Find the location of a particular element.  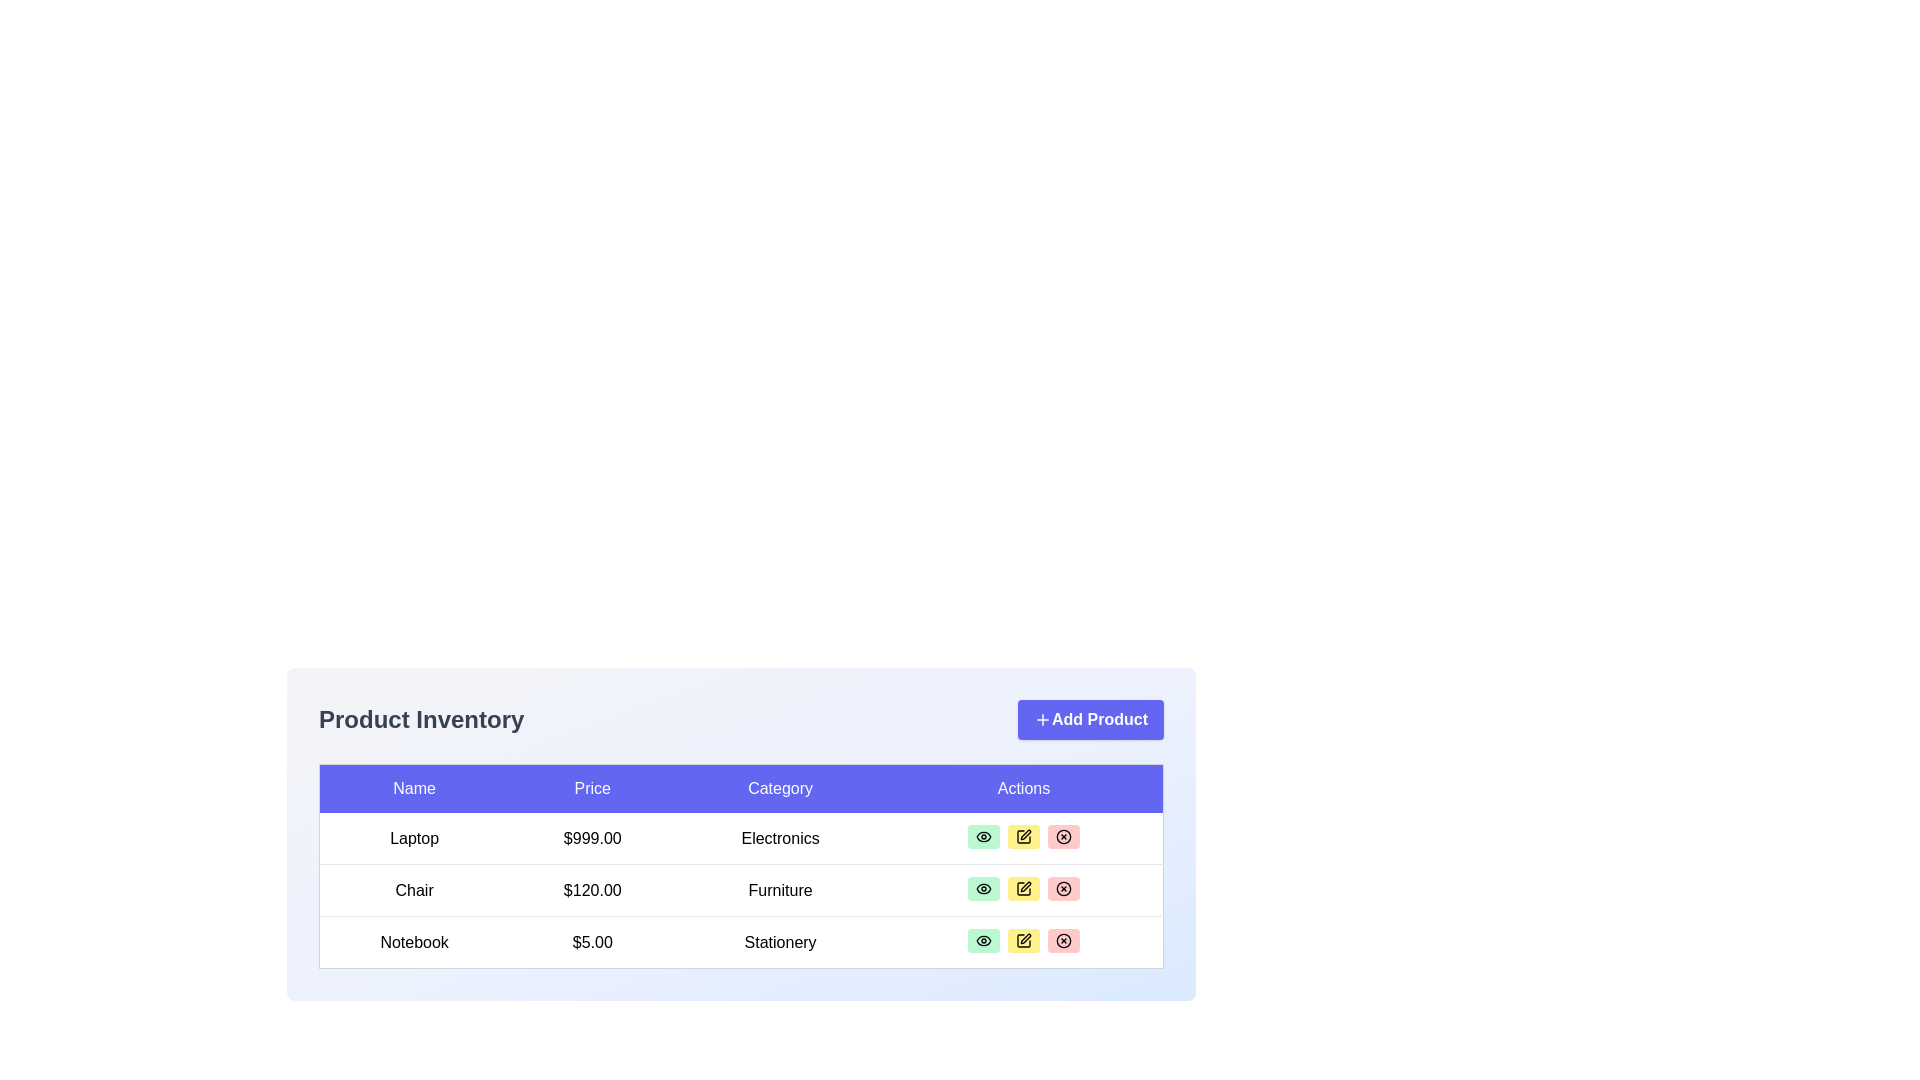

the text segment displaying 'Notebook $5.00 Stationery' located in the last row of the table under name, price, and category columns is located at coordinates (740, 942).